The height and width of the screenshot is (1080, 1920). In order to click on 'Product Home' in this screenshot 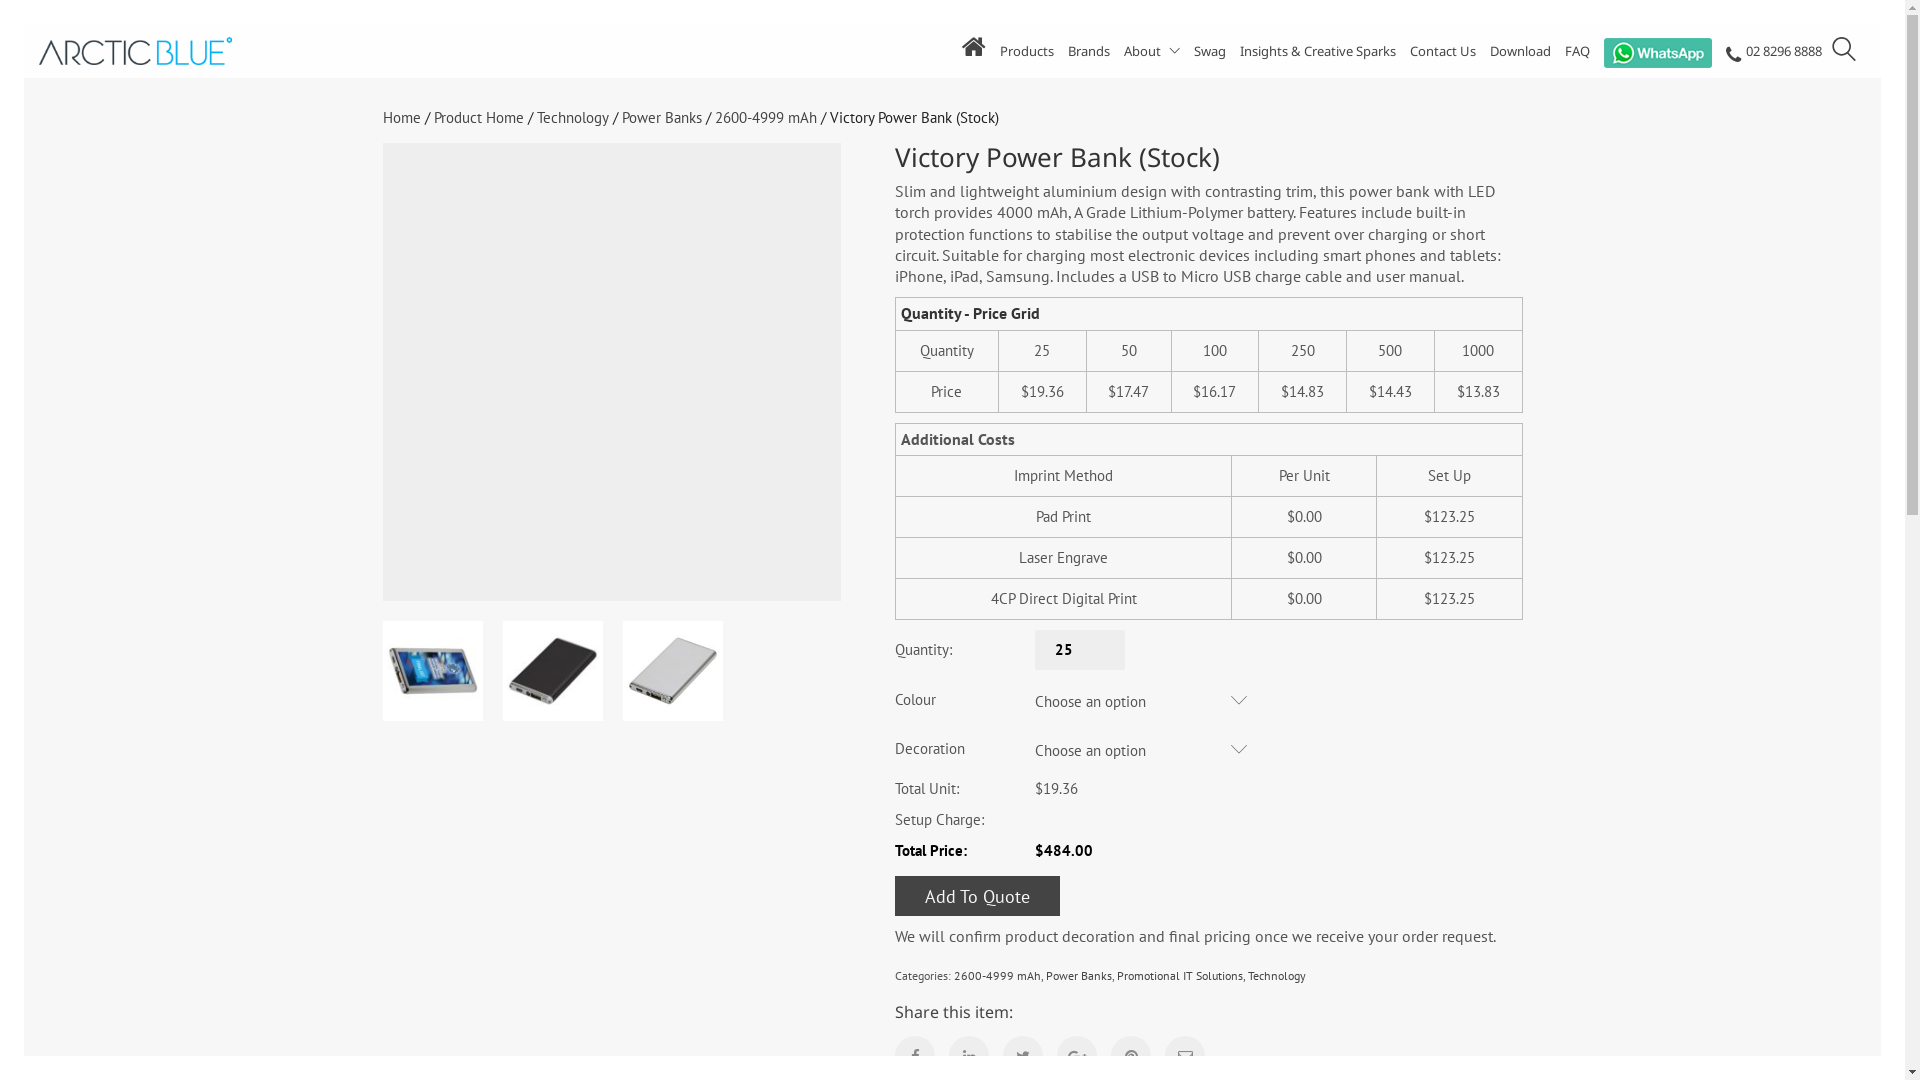, I will do `click(478, 118)`.